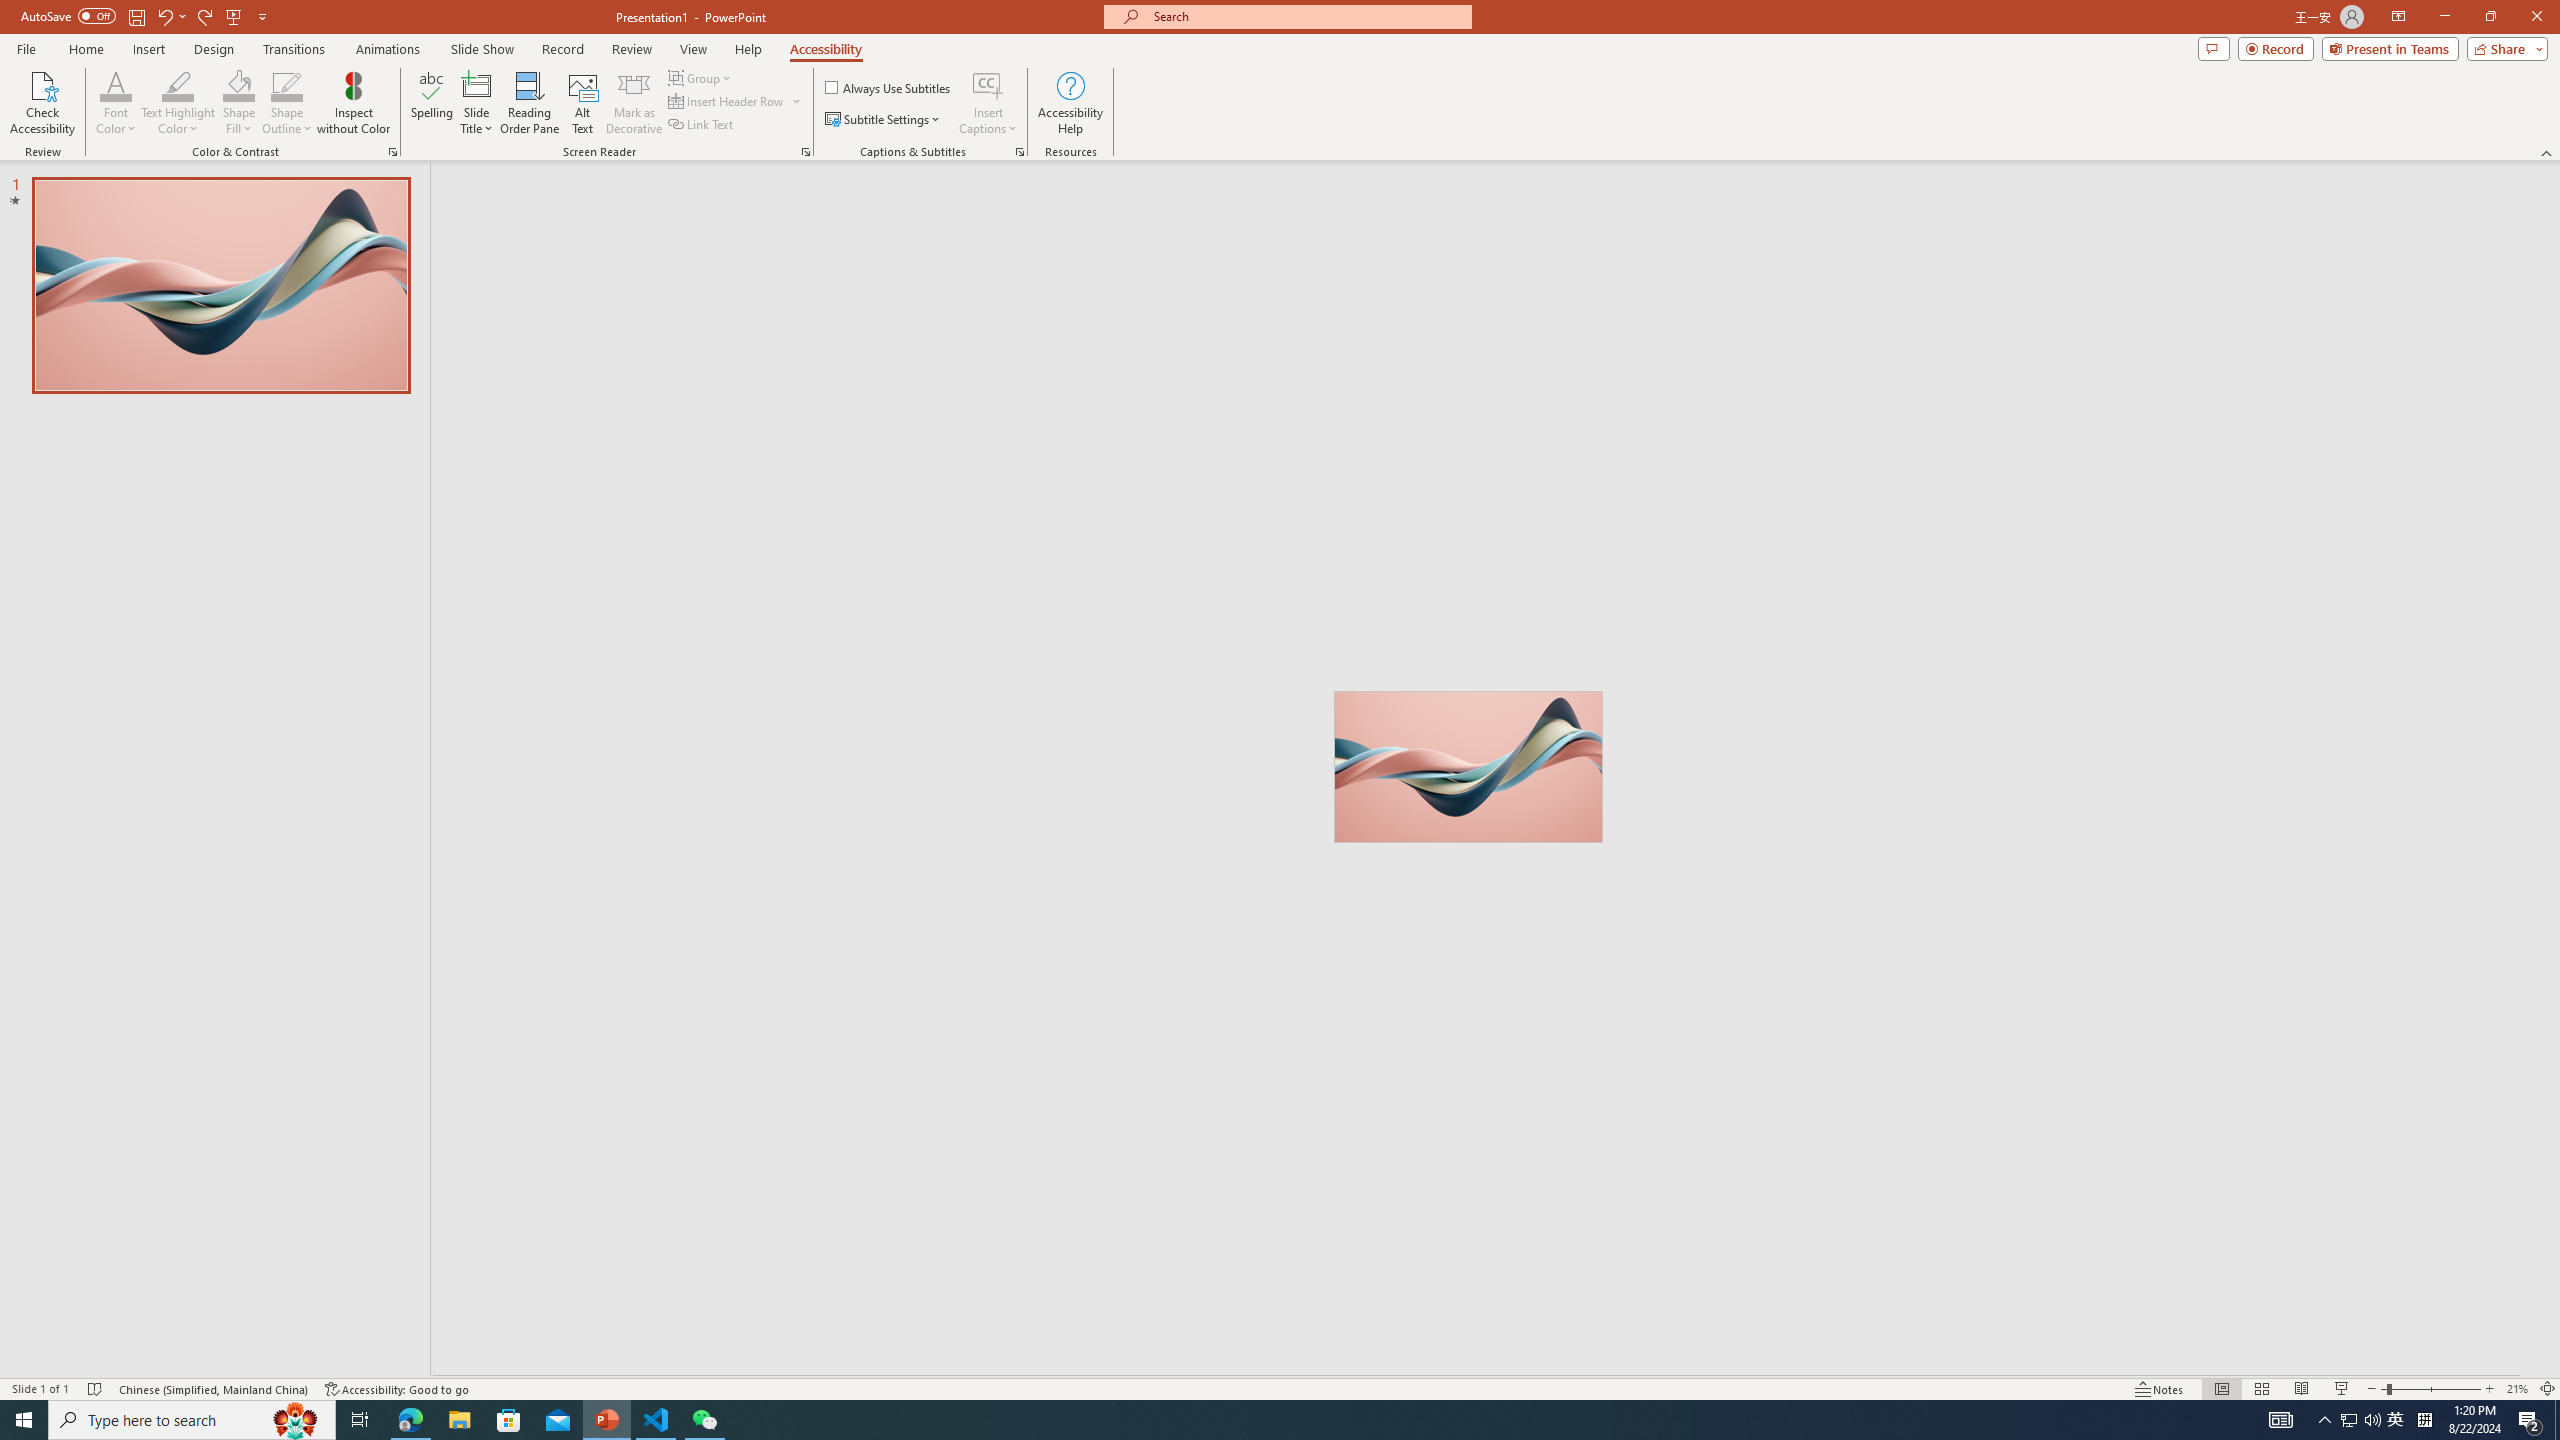 The height and width of the screenshot is (1440, 2560). What do you see at coordinates (884, 118) in the screenshot?
I see `'Subtitle Settings'` at bounding box center [884, 118].